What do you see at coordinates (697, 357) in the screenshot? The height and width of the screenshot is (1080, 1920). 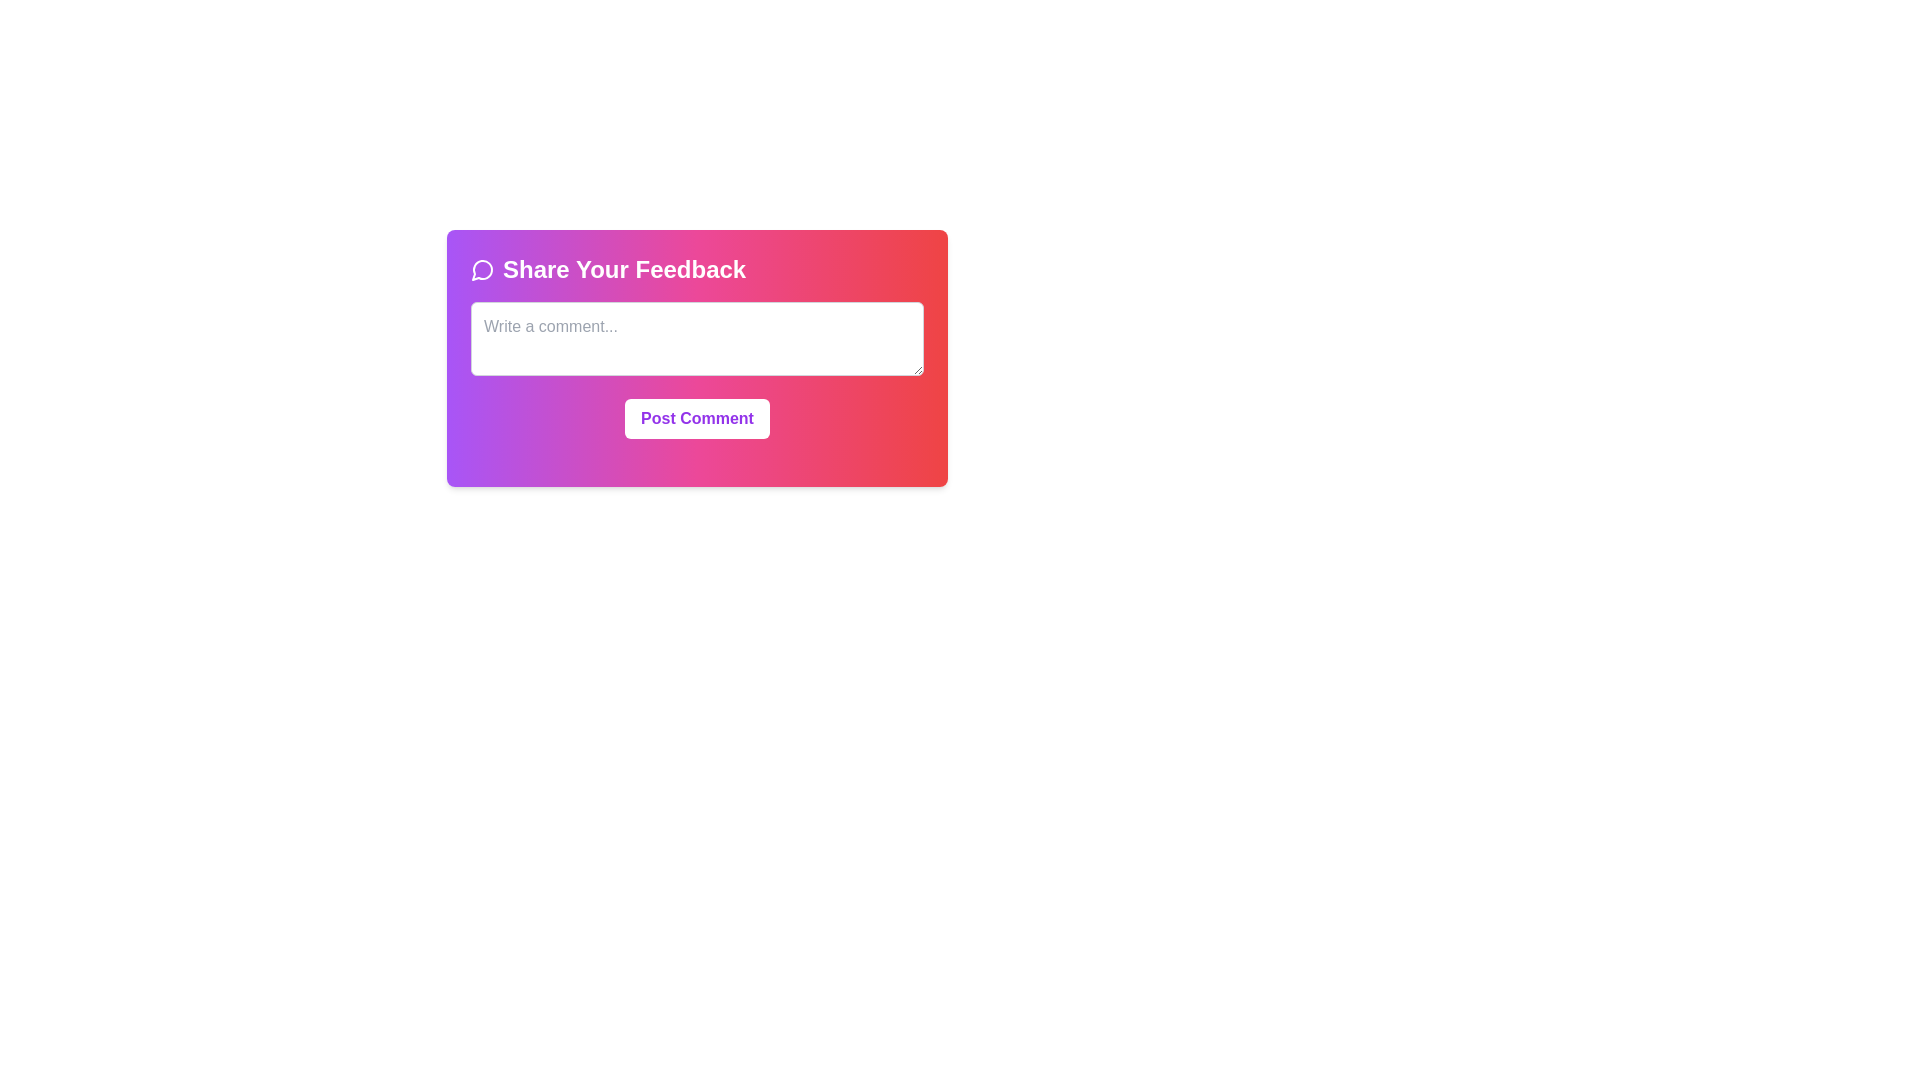 I see `the input field of the Interactive feedback form to type feedback` at bounding box center [697, 357].